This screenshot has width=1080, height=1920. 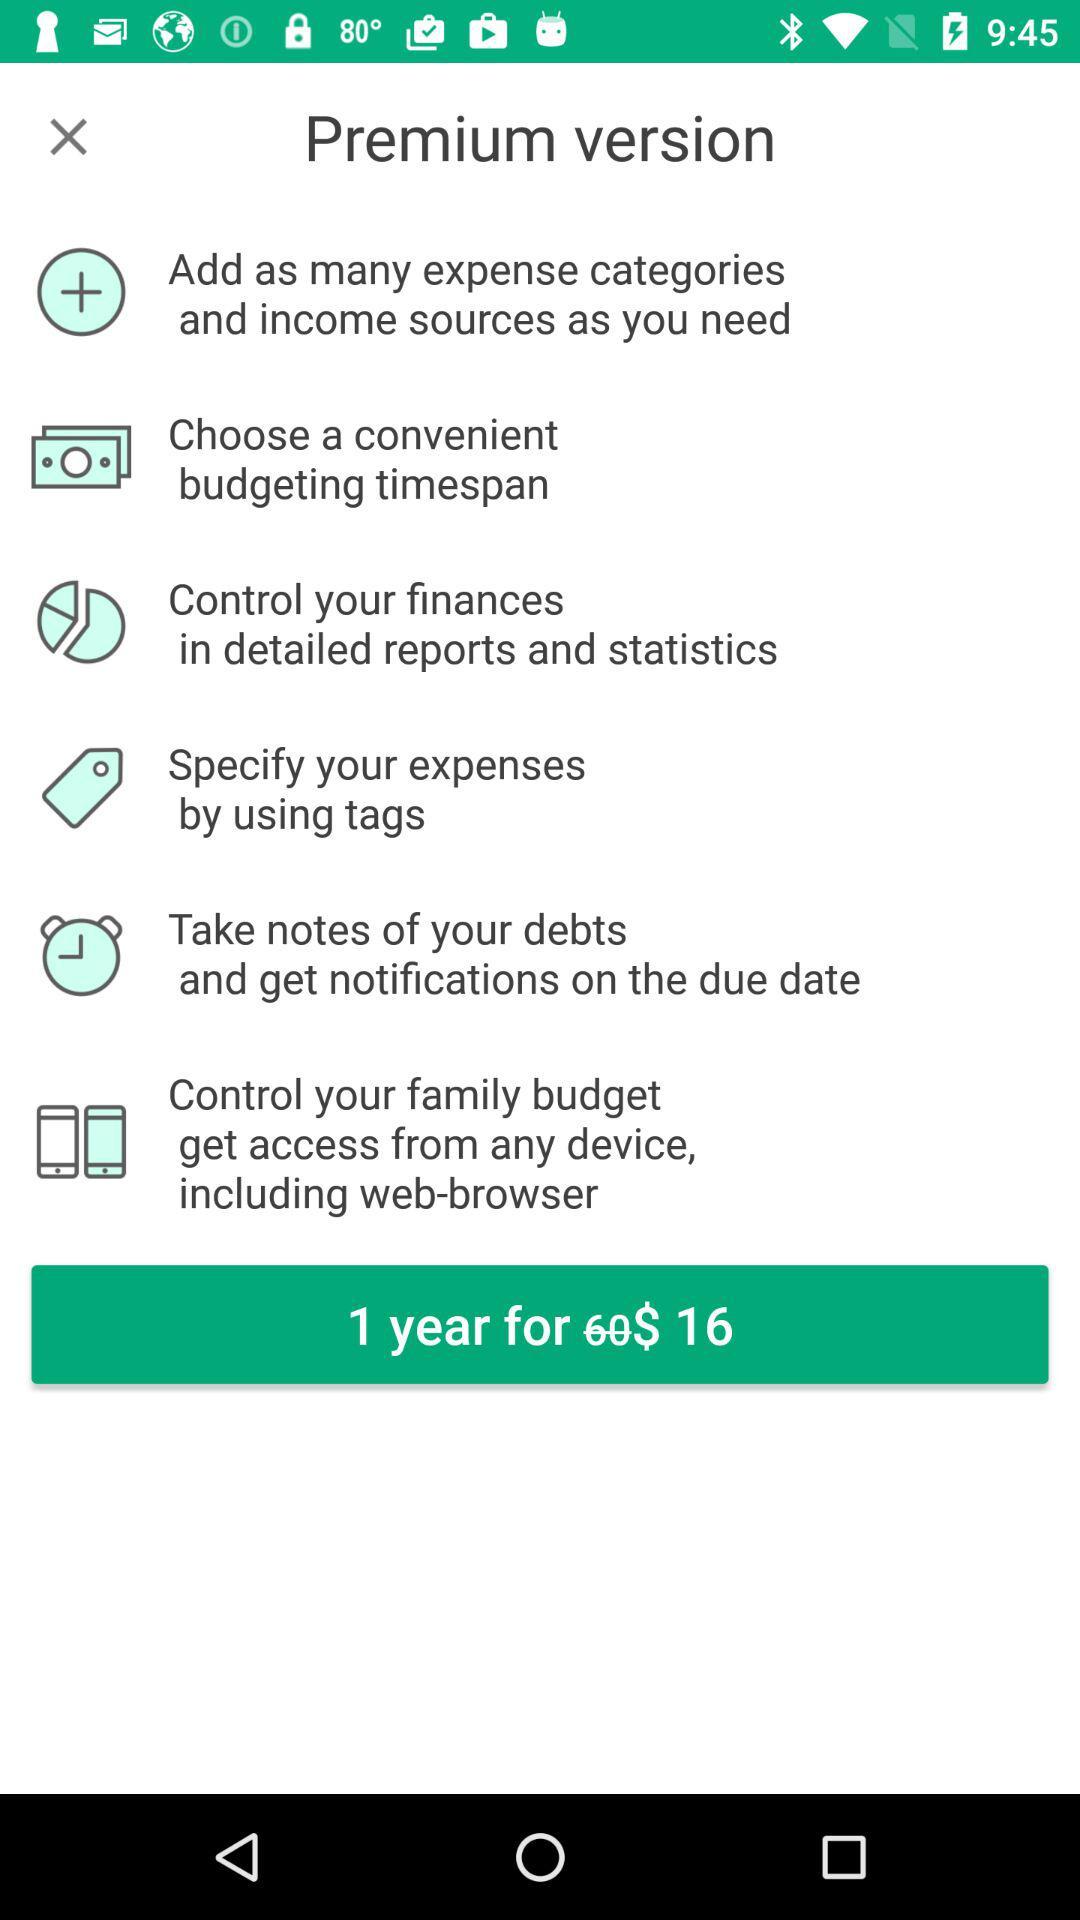 What do you see at coordinates (67, 135) in the screenshot?
I see `pointing to close screen` at bounding box center [67, 135].